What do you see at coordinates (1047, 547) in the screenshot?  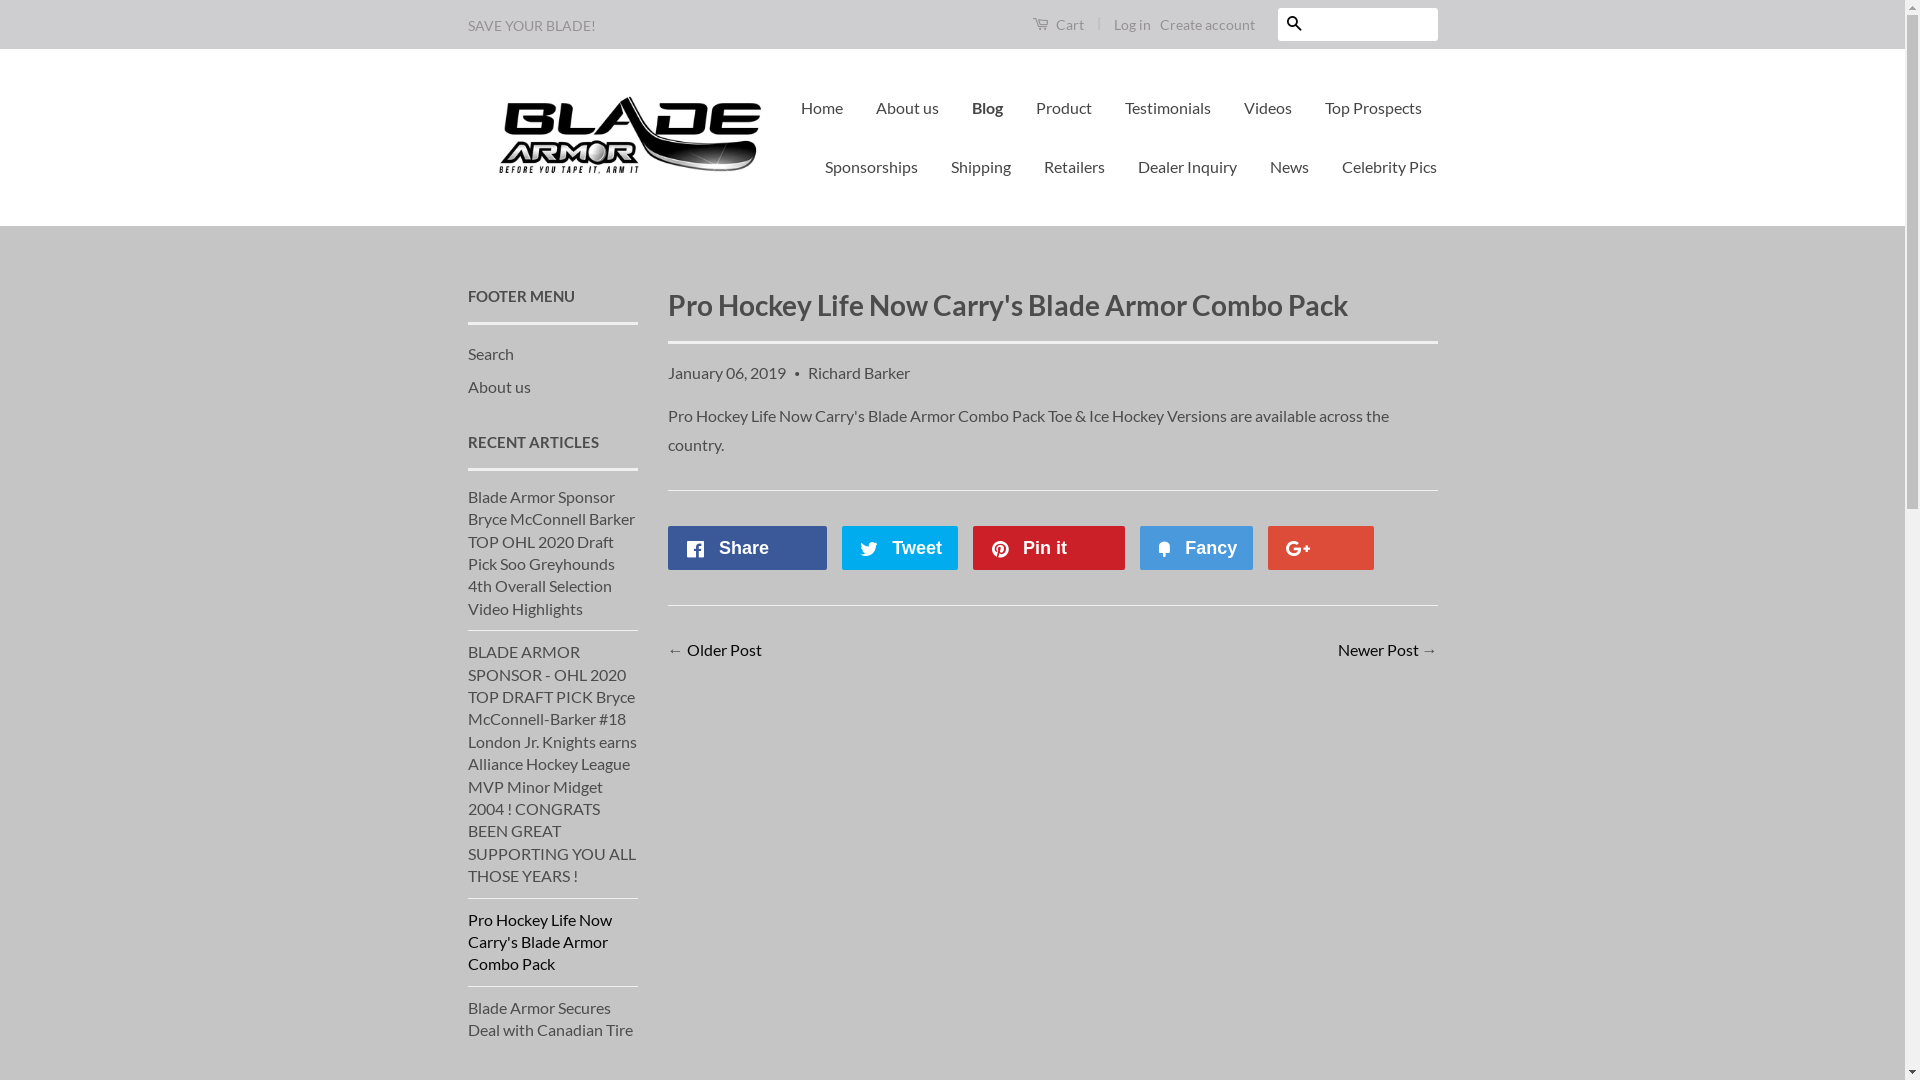 I see `'Pin it` at bounding box center [1047, 547].